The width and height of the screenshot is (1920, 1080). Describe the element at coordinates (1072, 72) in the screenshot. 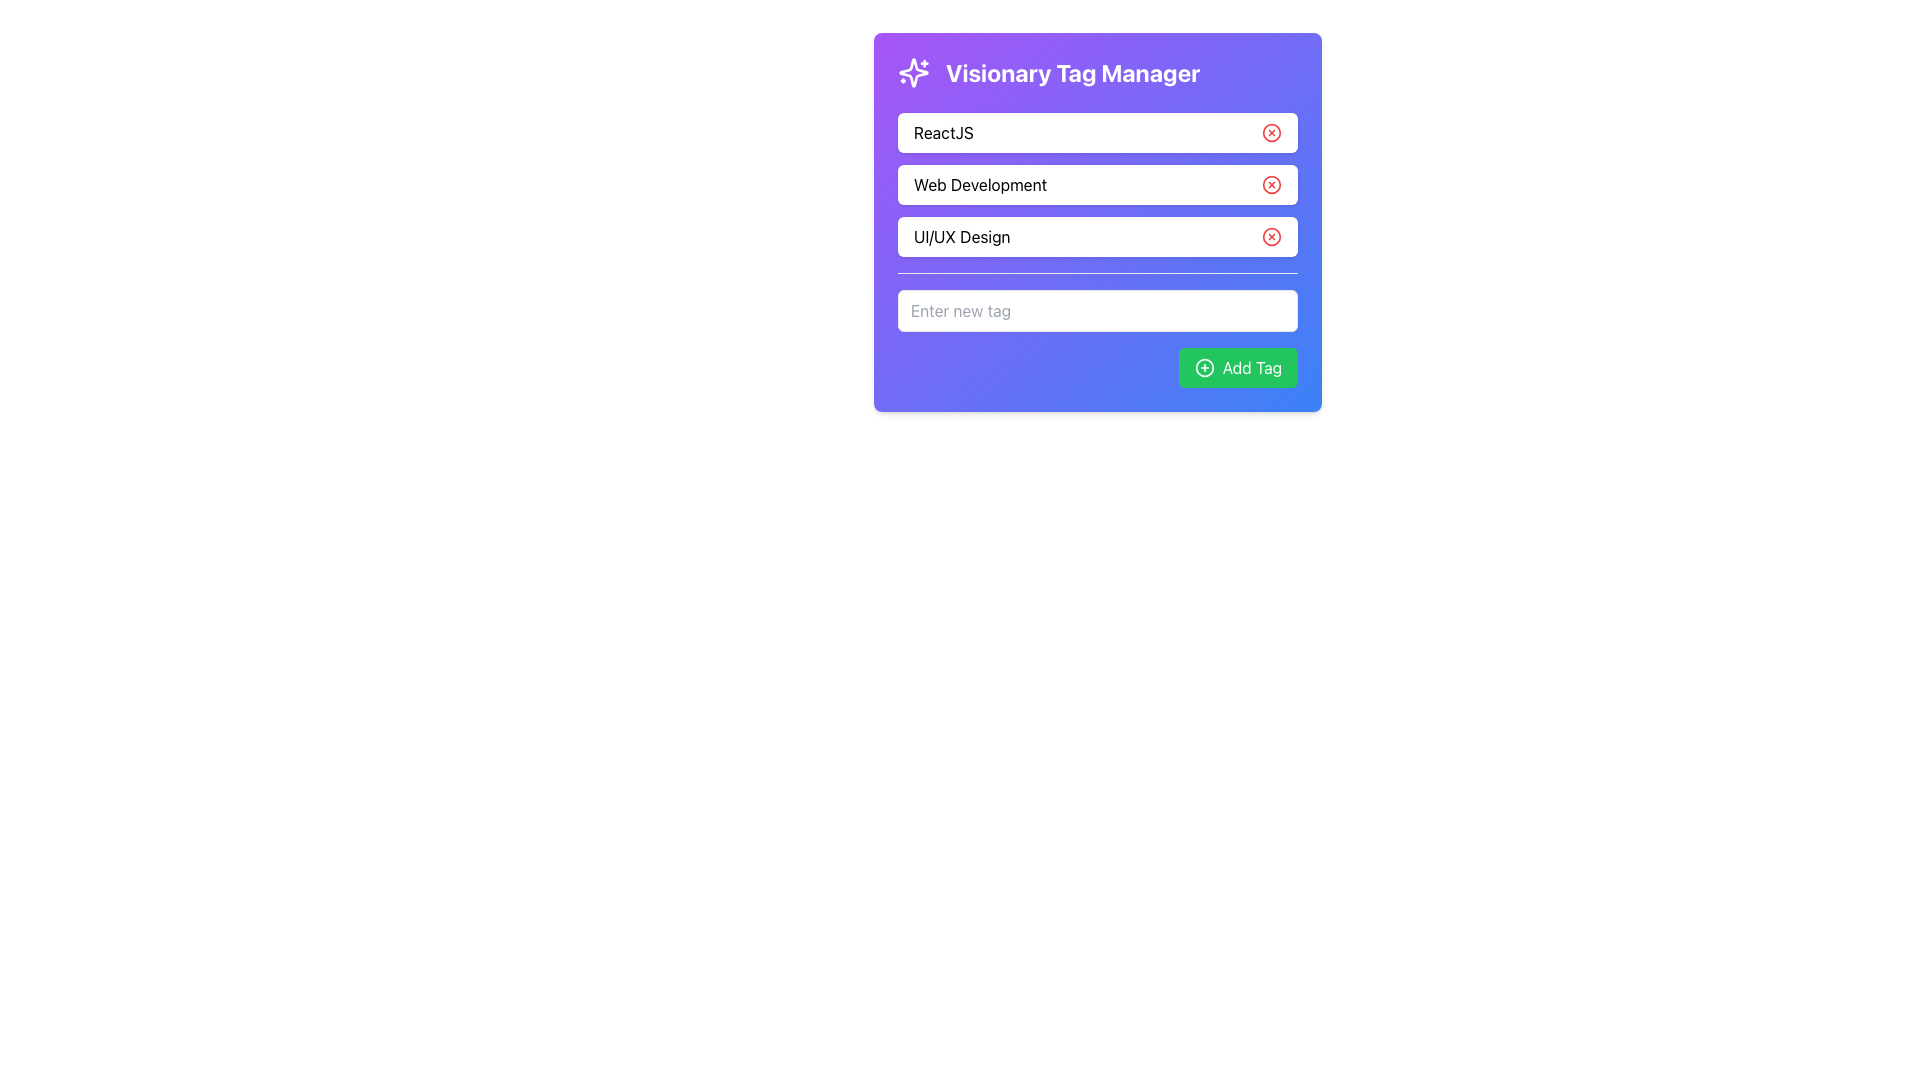

I see `the text label indicating the purpose of managing tags, located at the top right of the sparkles icon on the card interface` at that location.